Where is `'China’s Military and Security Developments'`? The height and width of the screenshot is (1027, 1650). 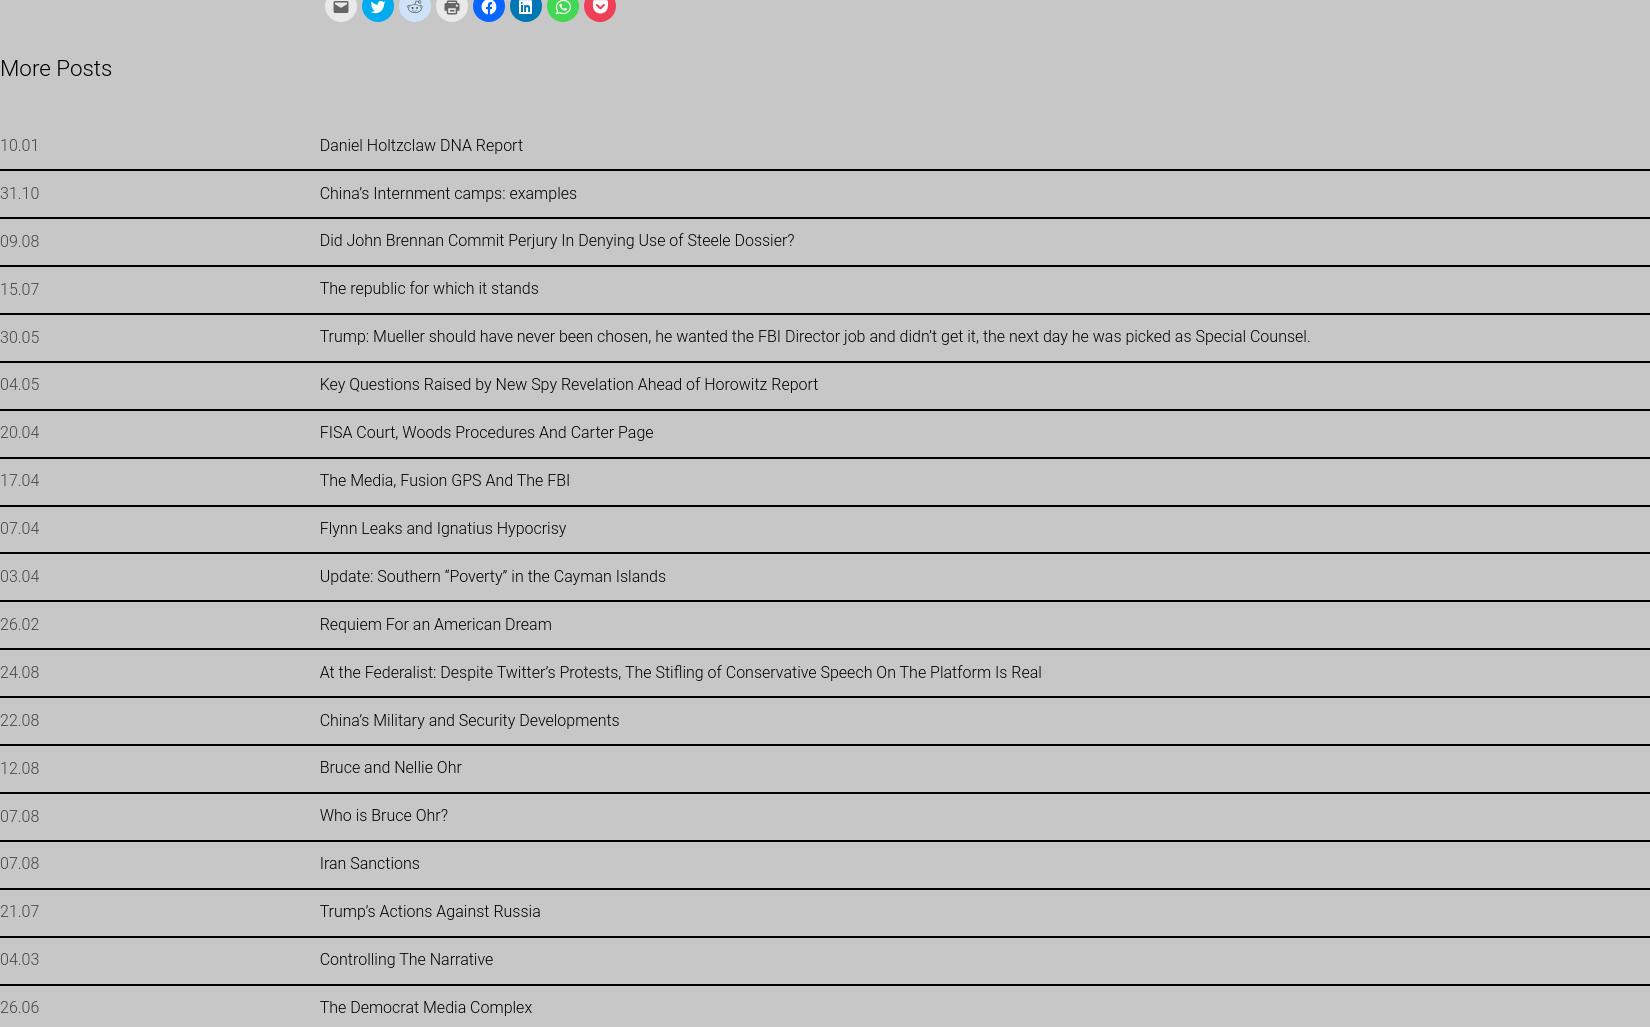
'China’s Military and Security Developments' is located at coordinates (467, 719).